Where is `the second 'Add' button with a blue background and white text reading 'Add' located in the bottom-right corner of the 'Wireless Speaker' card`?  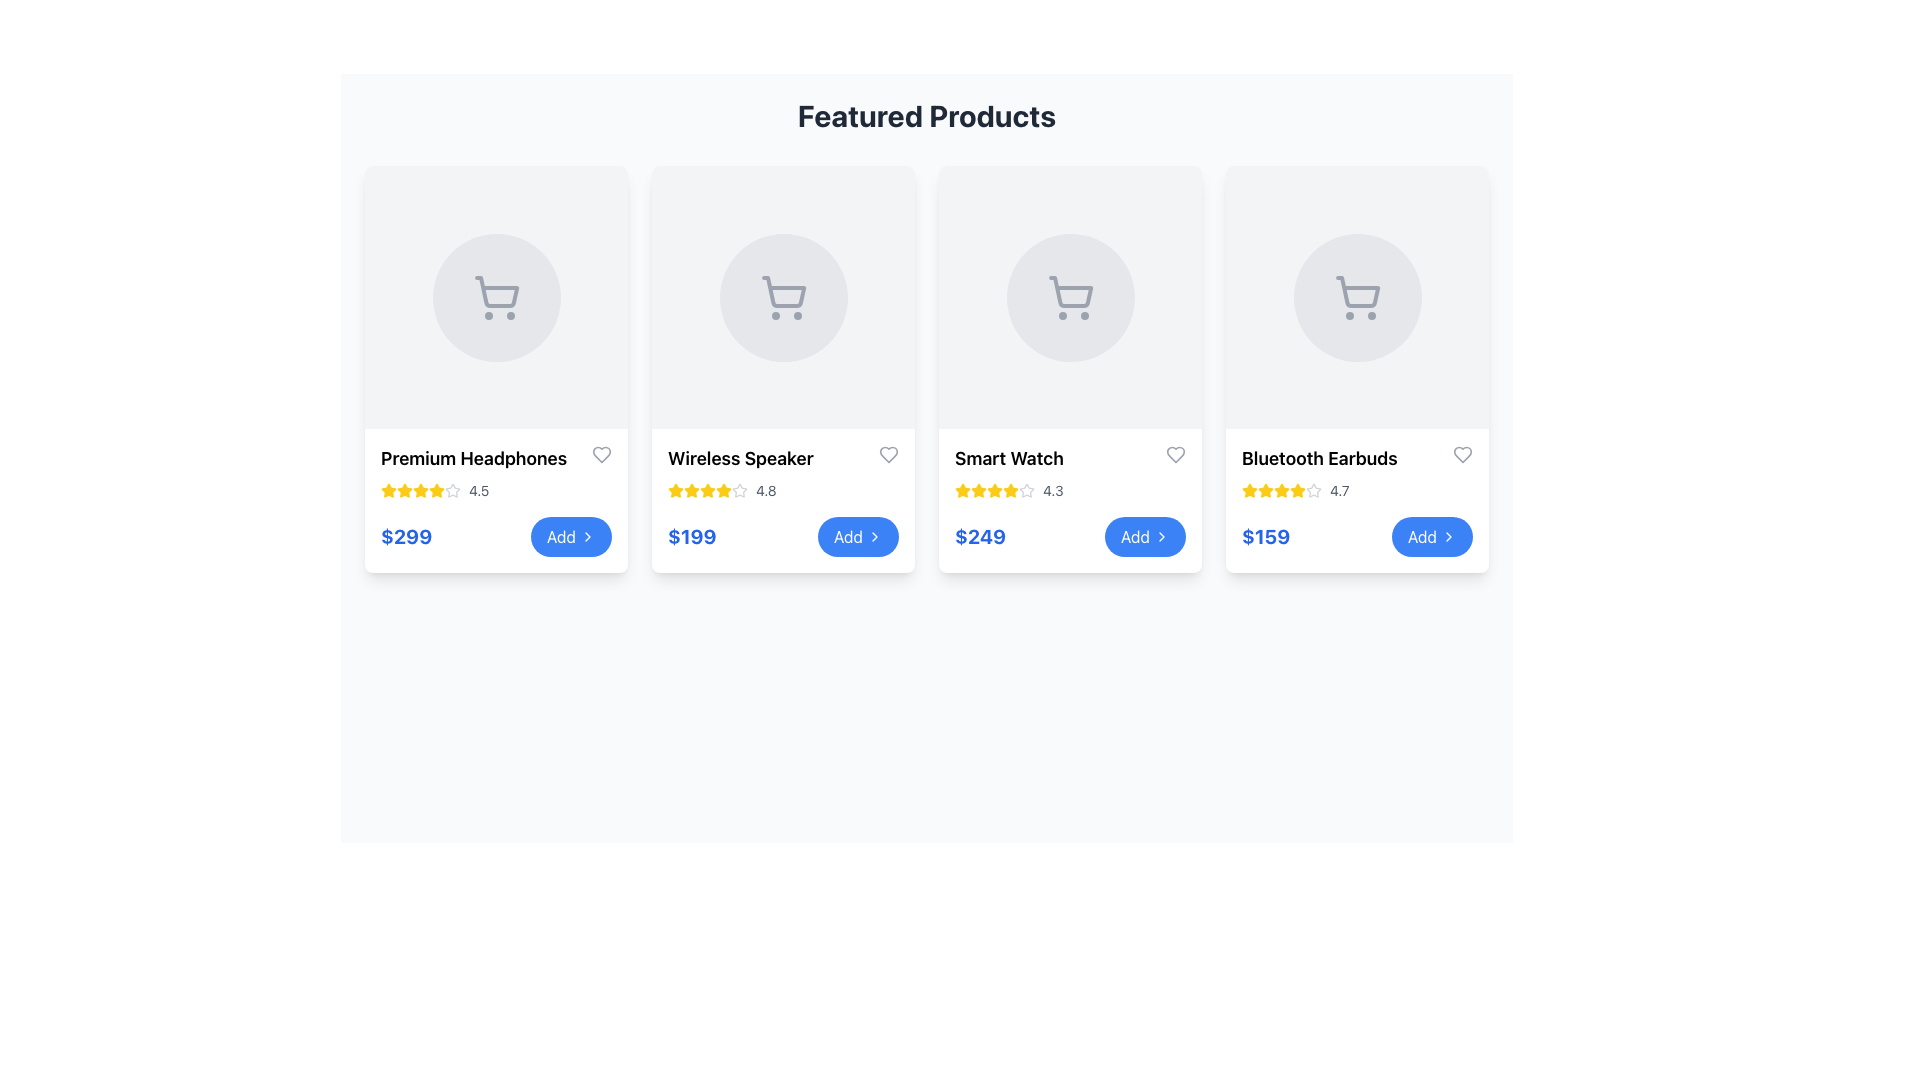 the second 'Add' button with a blue background and white text reading 'Add' located in the bottom-right corner of the 'Wireless Speaker' card is located at coordinates (858, 535).